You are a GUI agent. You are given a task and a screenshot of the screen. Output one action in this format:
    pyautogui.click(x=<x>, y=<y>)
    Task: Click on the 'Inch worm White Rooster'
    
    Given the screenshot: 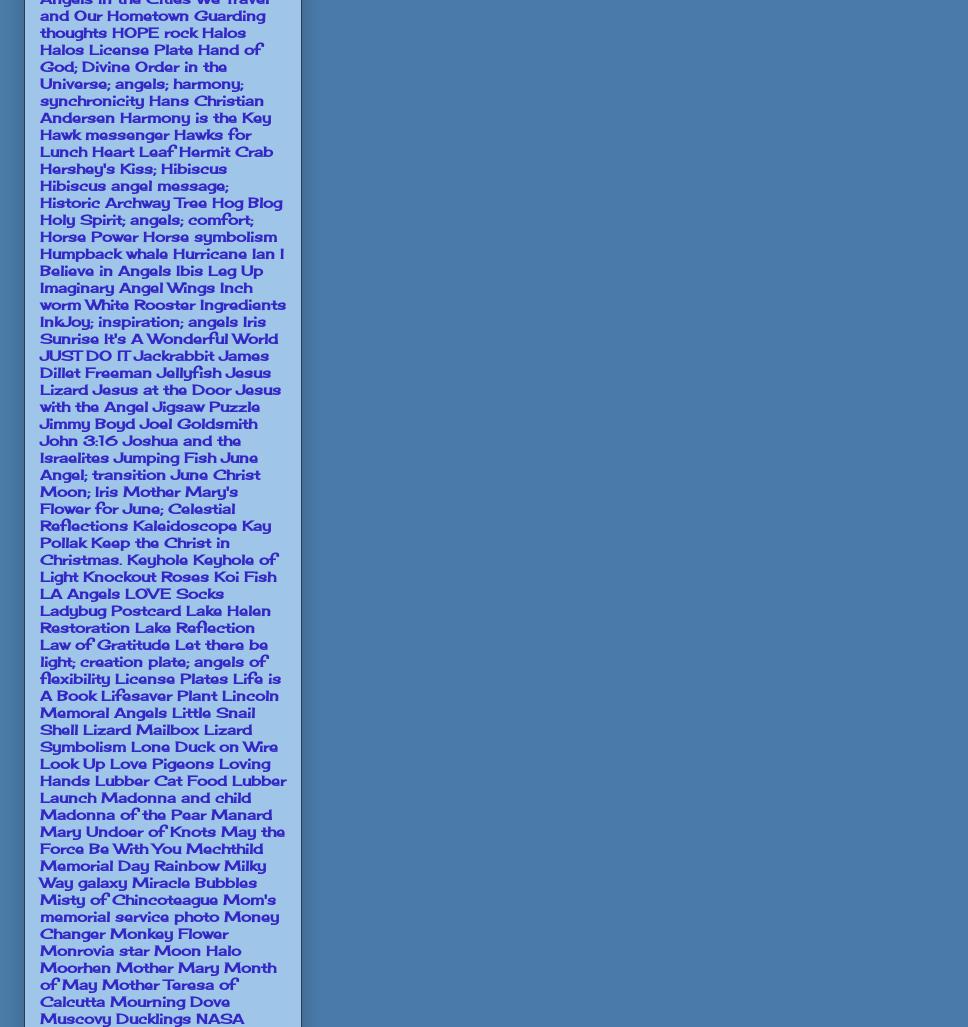 What is the action you would take?
    pyautogui.click(x=39, y=293)
    